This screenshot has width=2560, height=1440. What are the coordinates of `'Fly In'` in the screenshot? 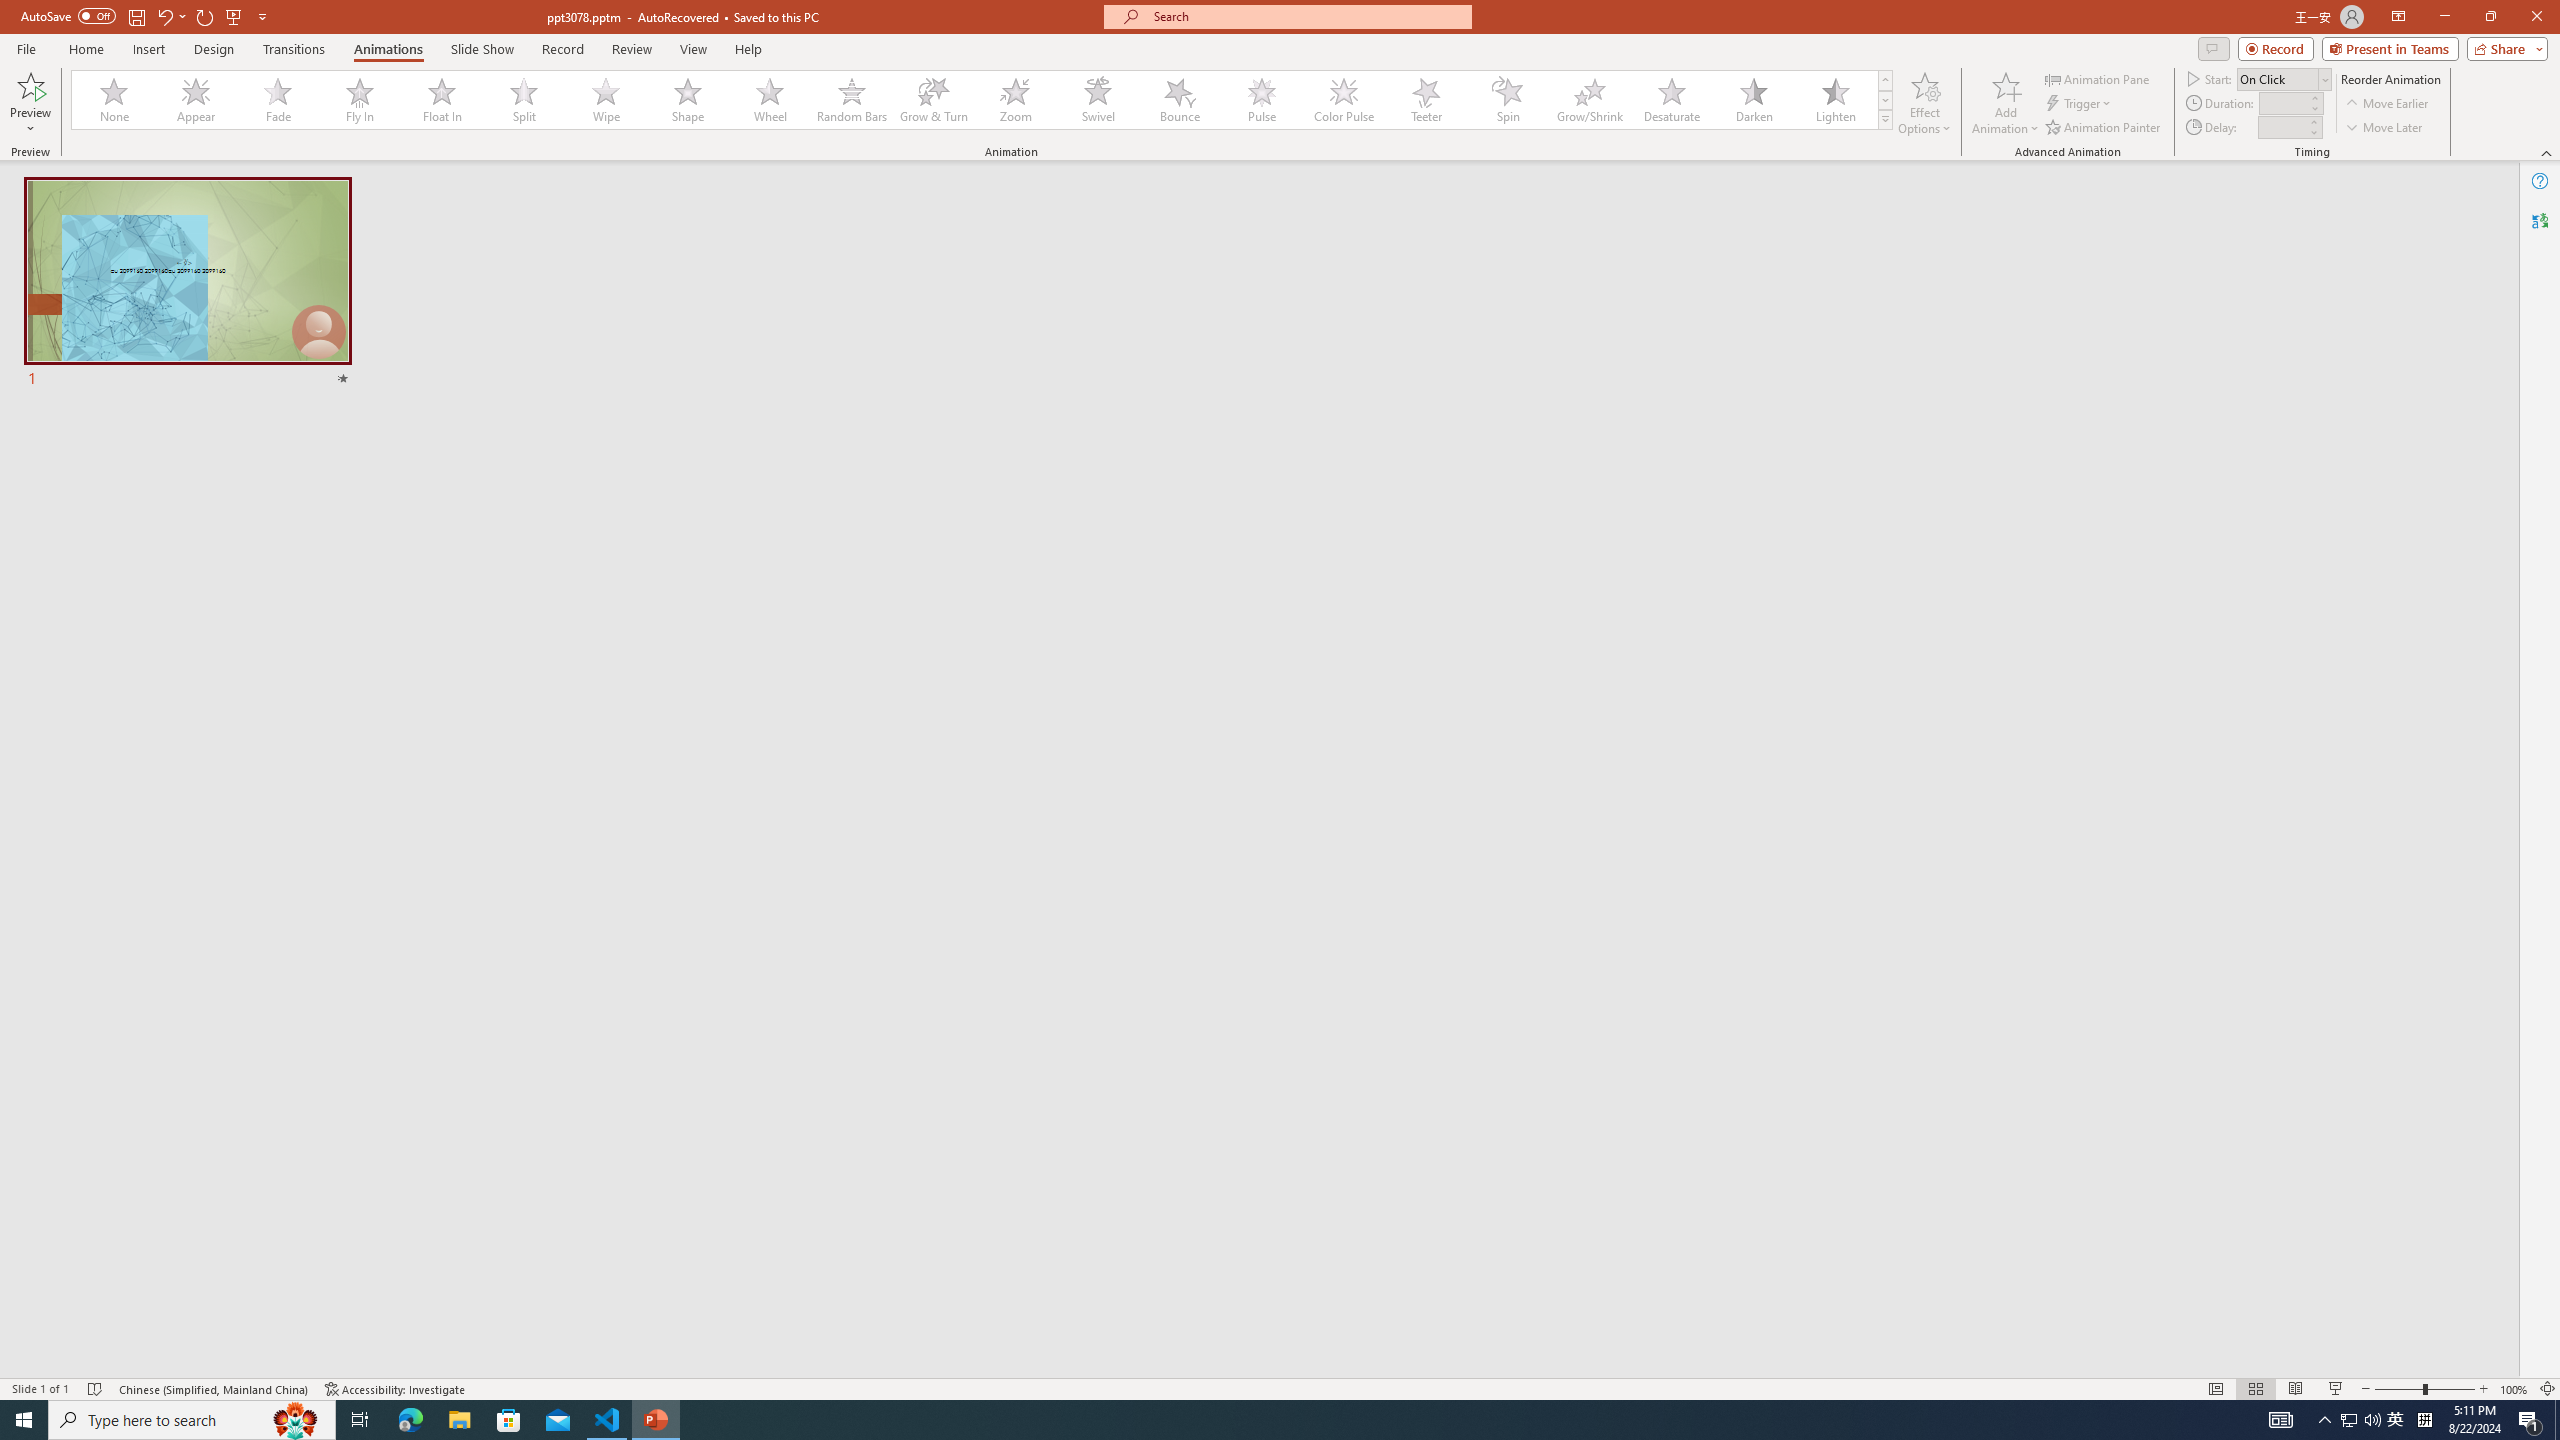 It's located at (359, 99).